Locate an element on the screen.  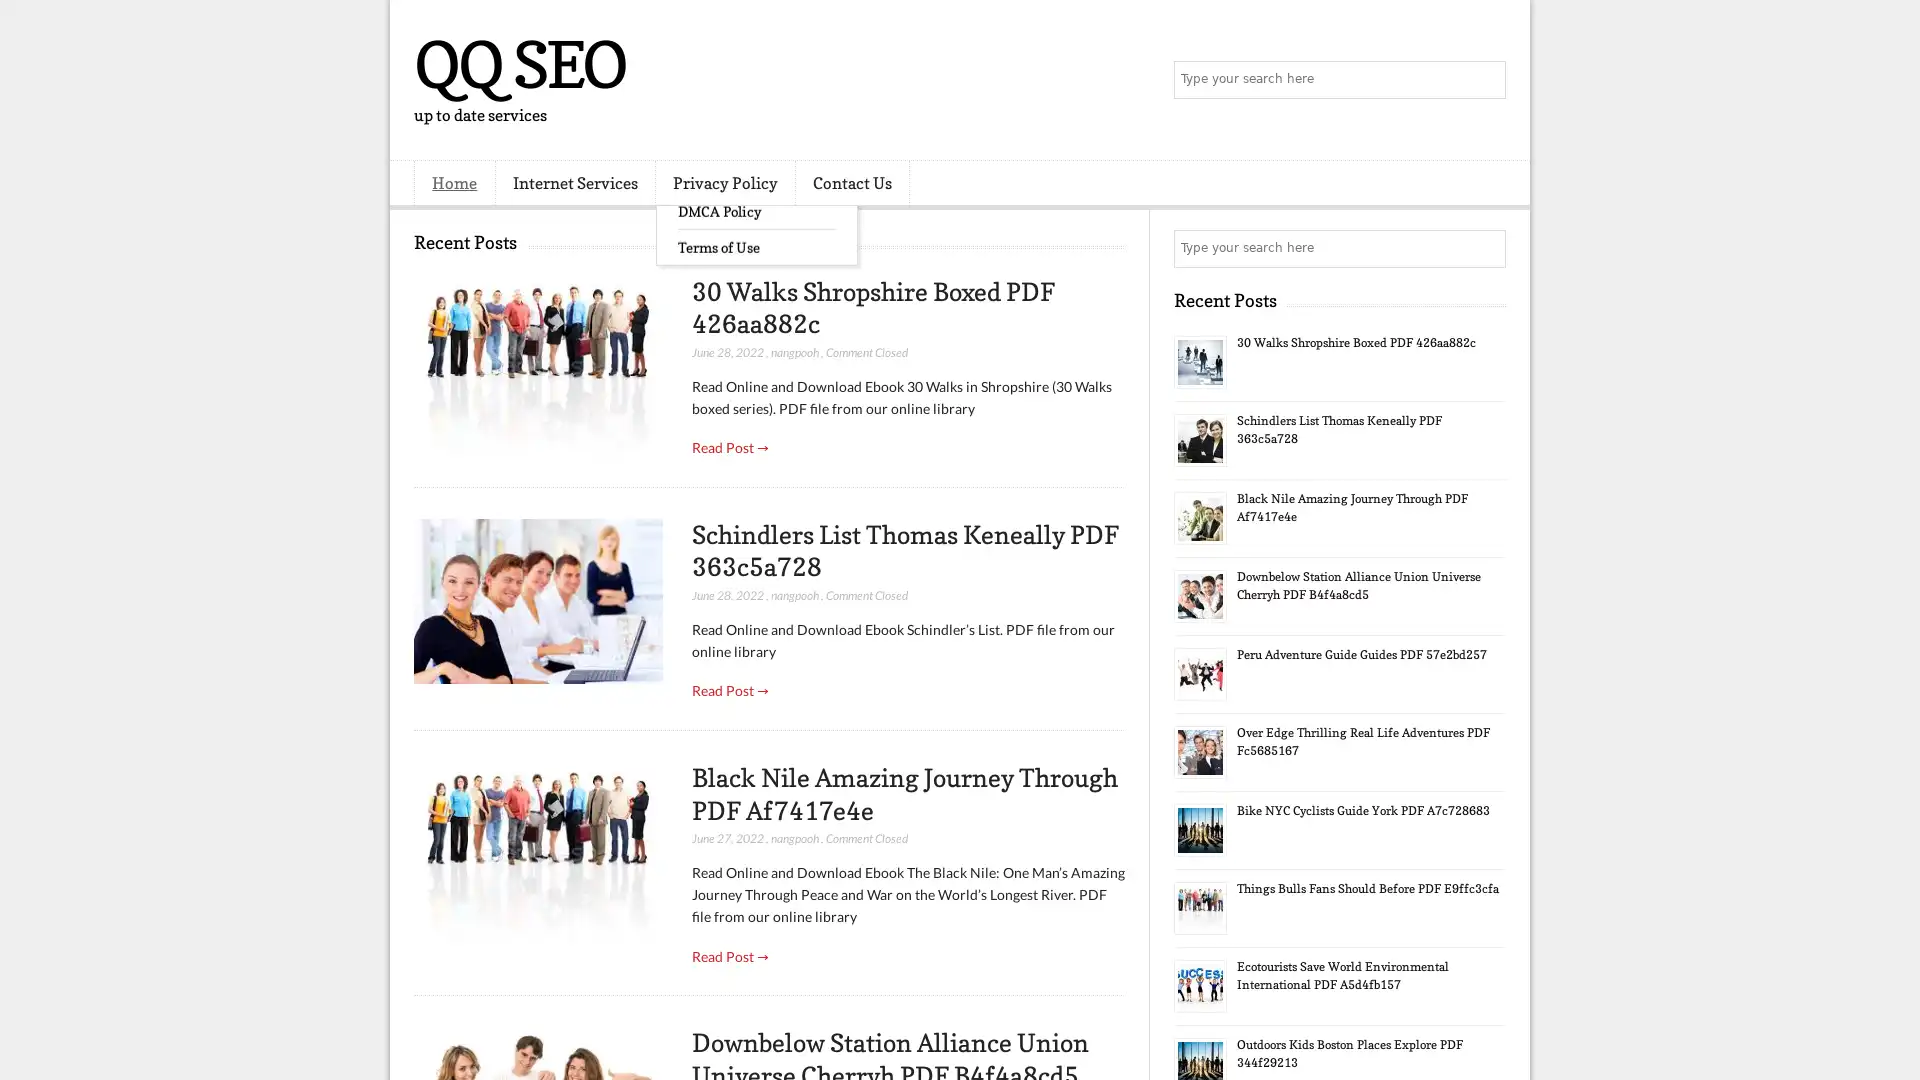
Search is located at coordinates (1485, 80).